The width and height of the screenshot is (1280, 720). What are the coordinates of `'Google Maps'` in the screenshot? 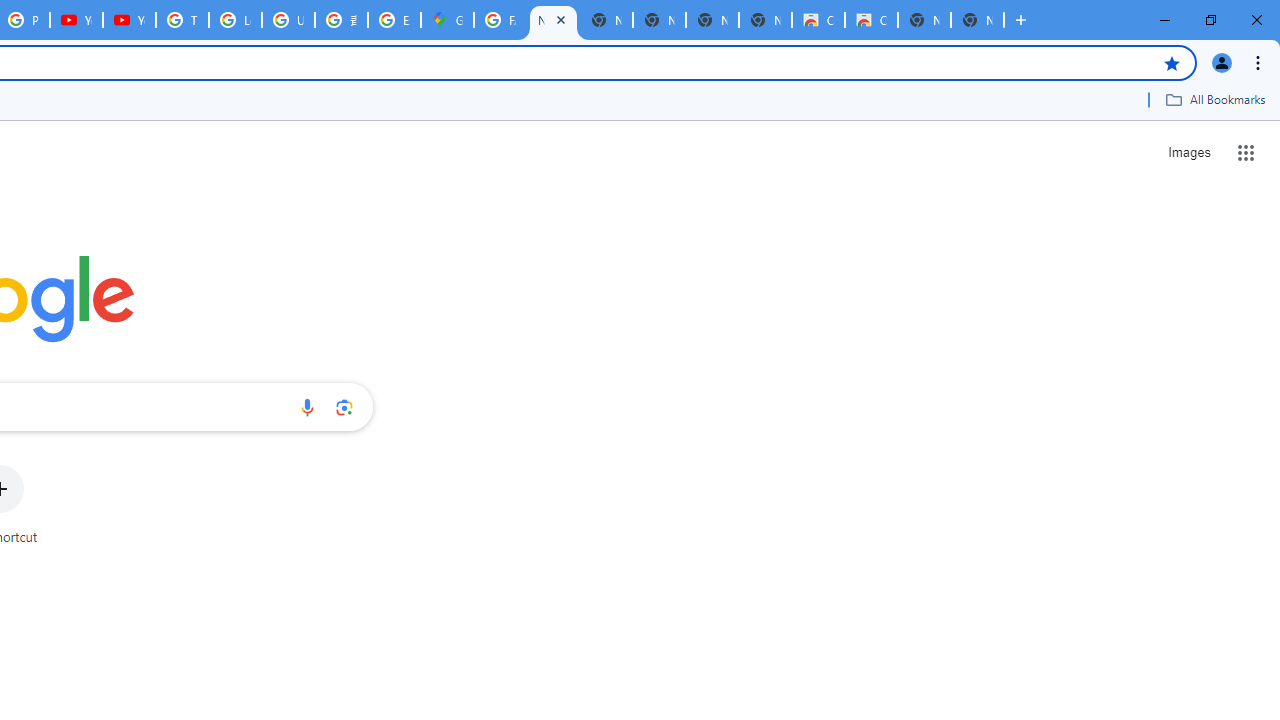 It's located at (446, 20).